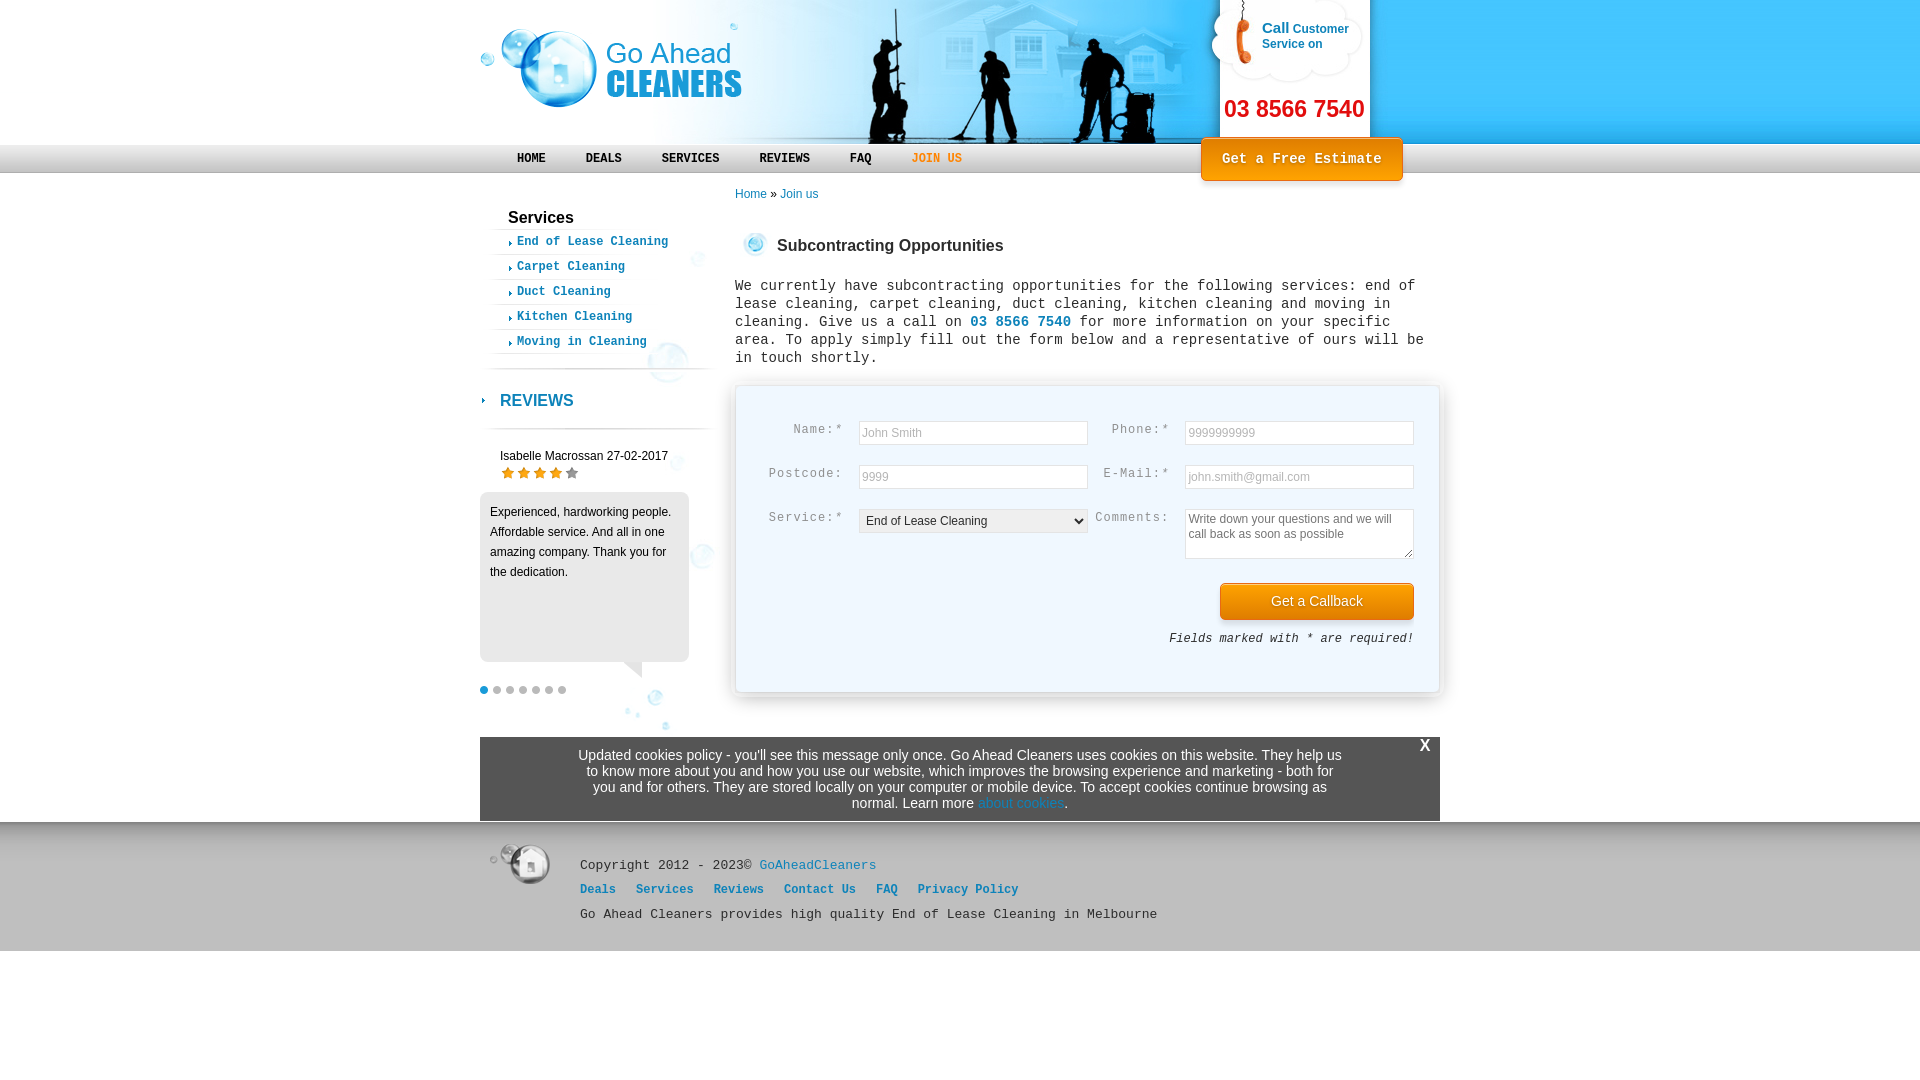  What do you see at coordinates (935, 156) in the screenshot?
I see `'JOIN US'` at bounding box center [935, 156].